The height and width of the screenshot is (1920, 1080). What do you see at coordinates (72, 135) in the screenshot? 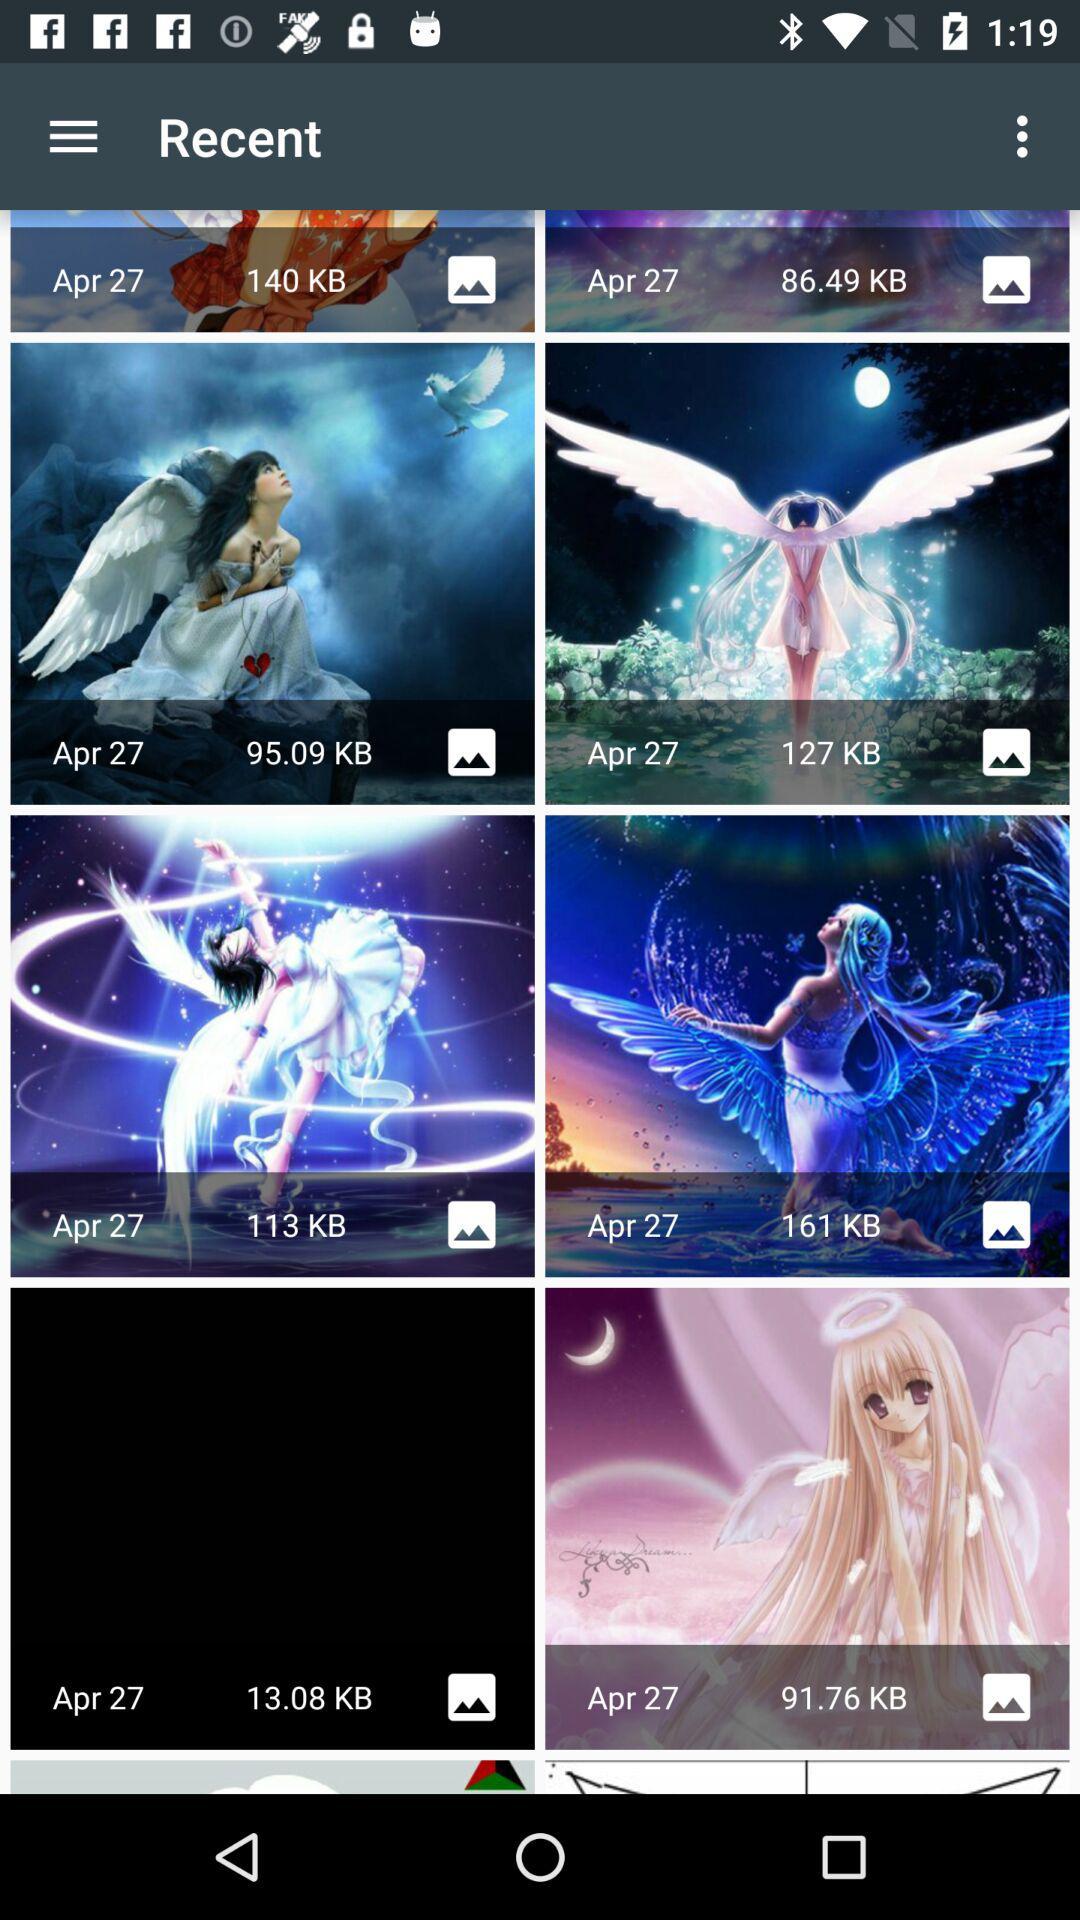
I see `the app next to recent icon` at bounding box center [72, 135].